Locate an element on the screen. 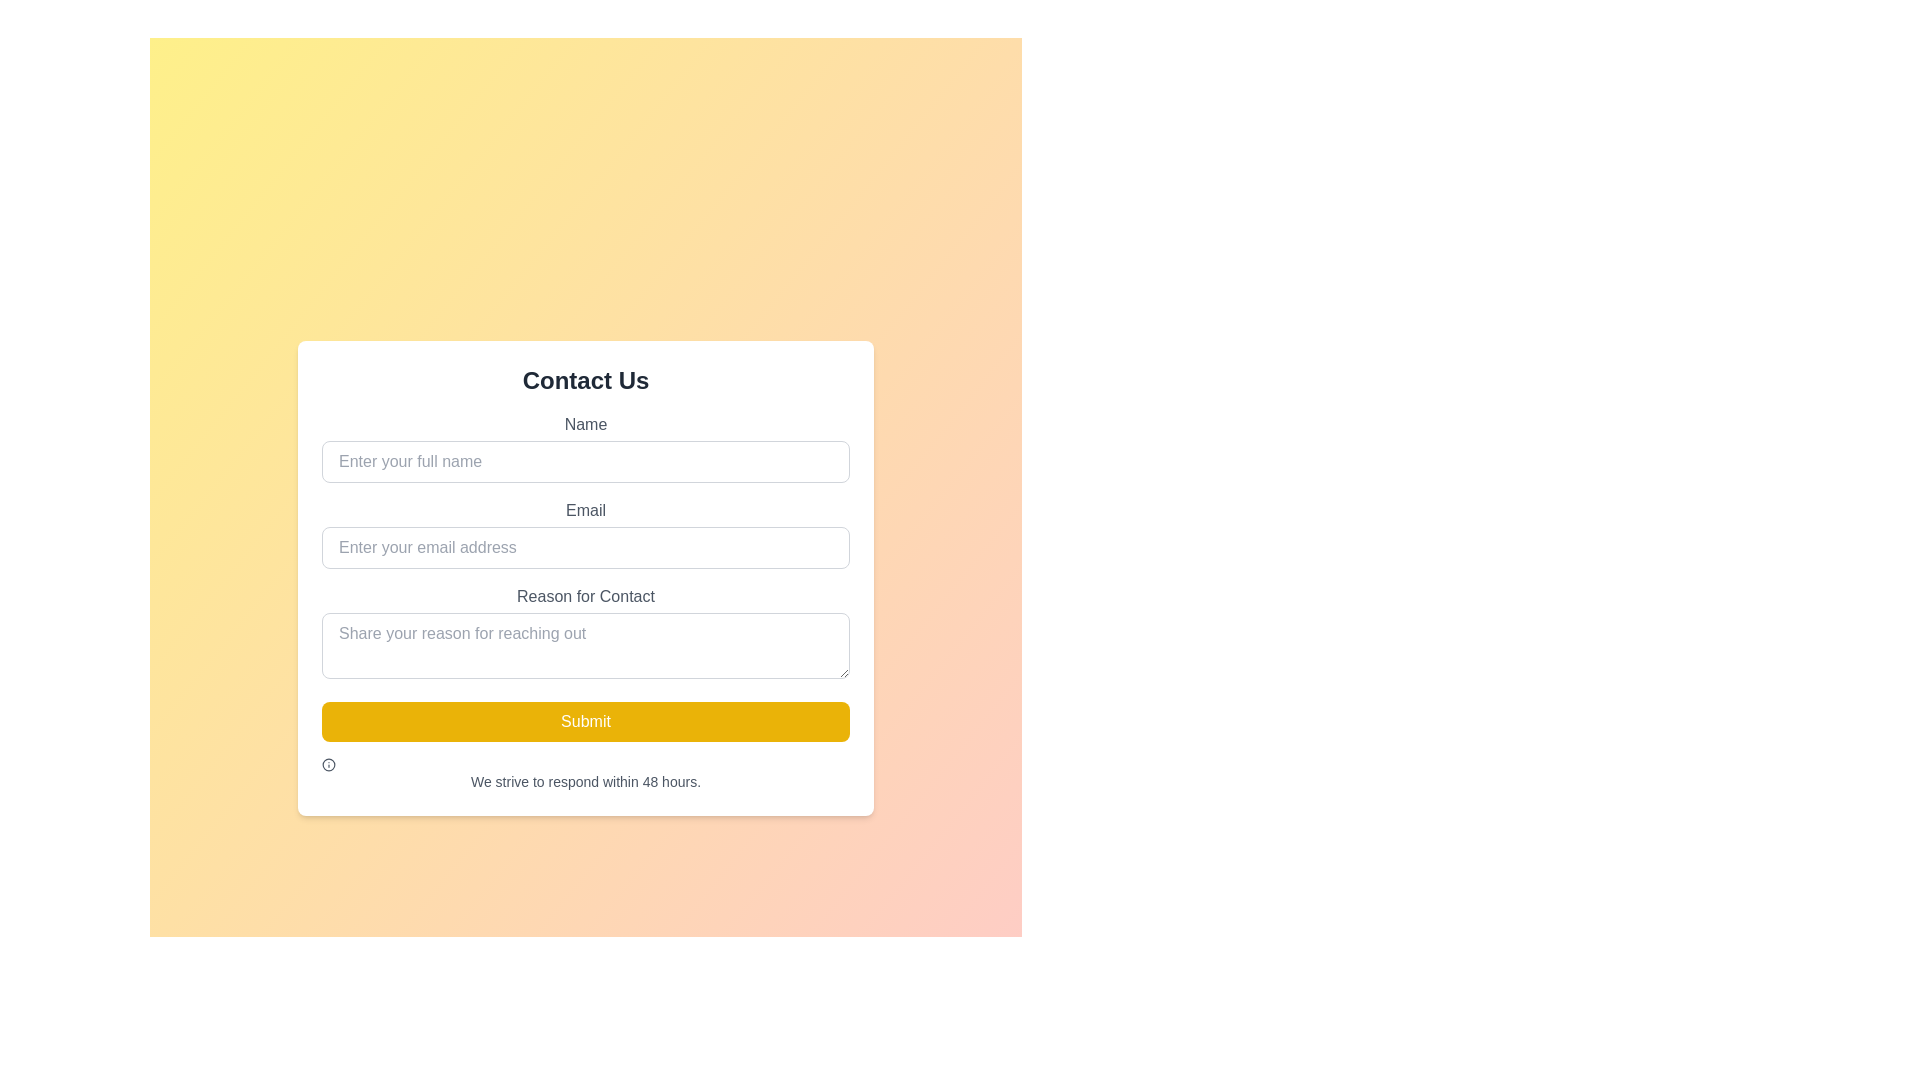  the 'Email' text label styled with a medium gray font, which is positioned directly above the email input field in the middle section of the form is located at coordinates (584, 509).